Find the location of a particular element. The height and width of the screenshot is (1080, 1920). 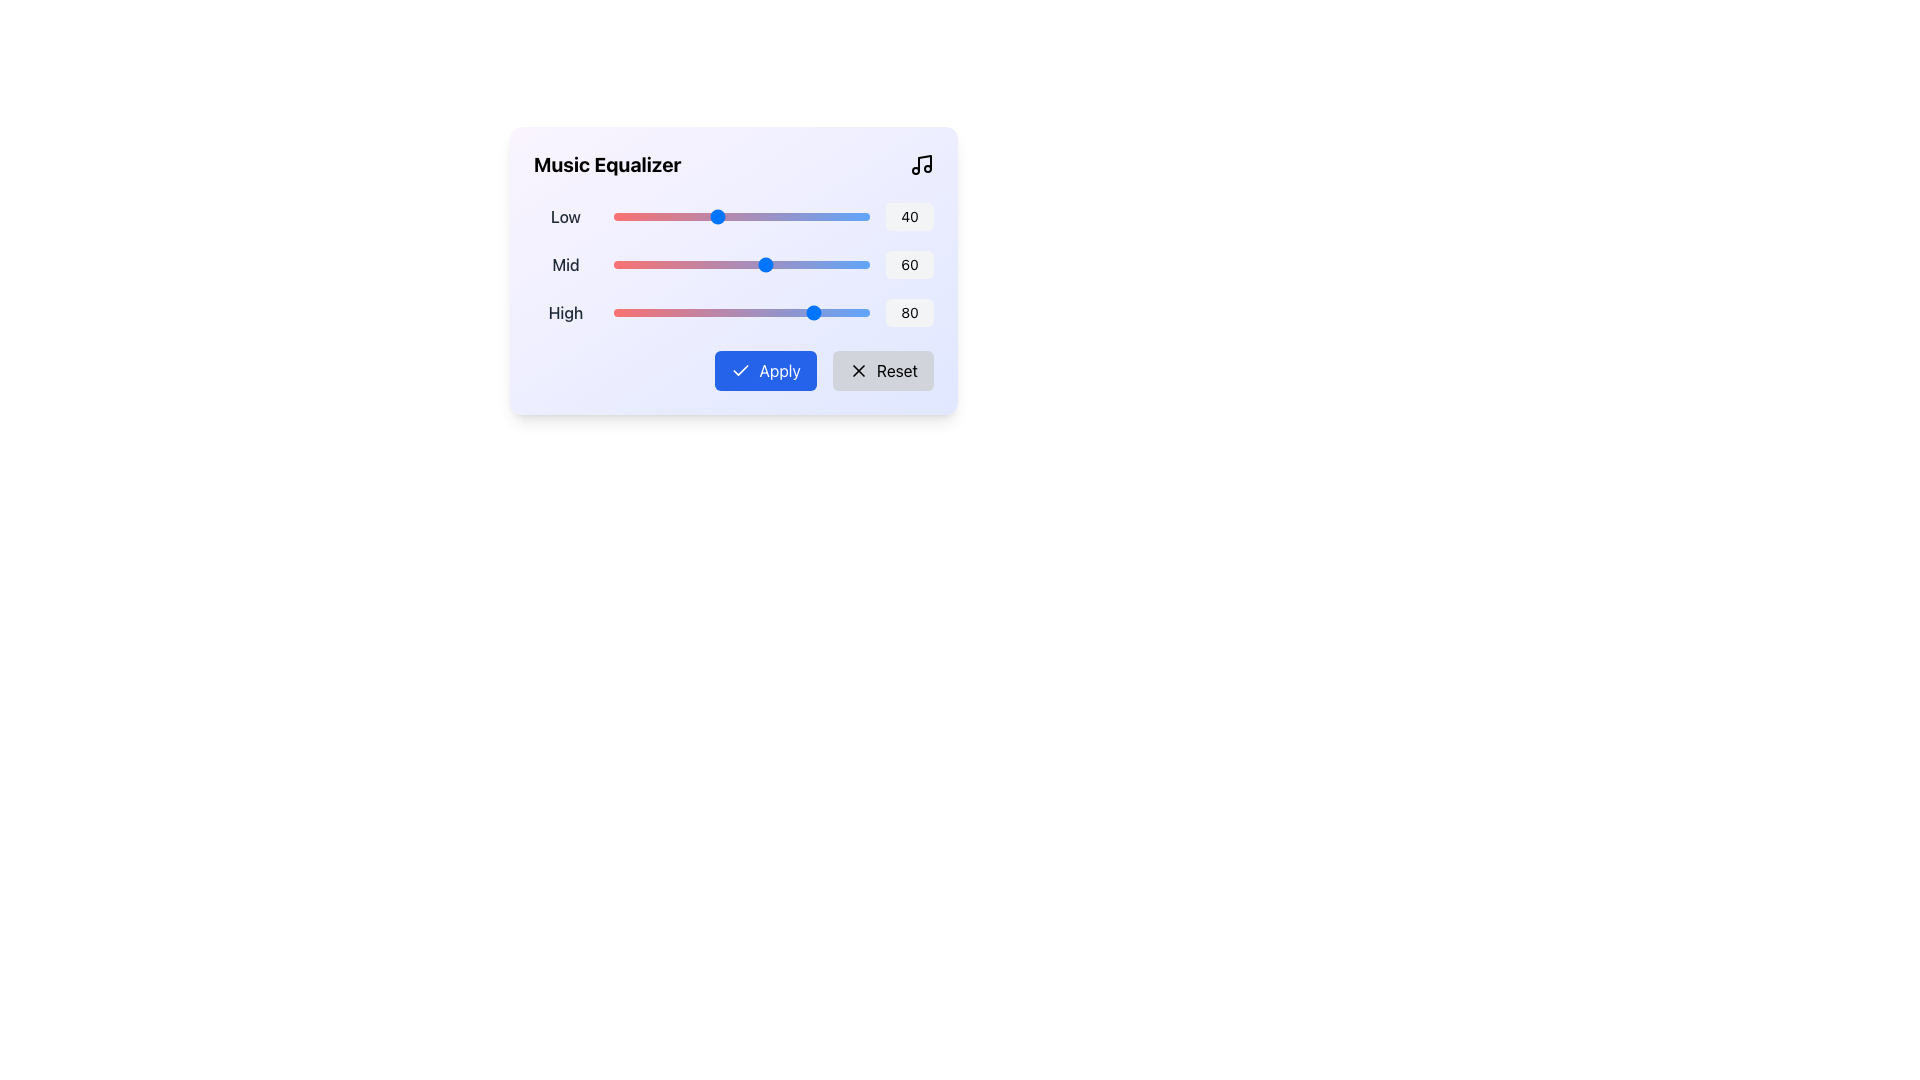

the 'Mid' equalizer slider is located at coordinates (633, 264).